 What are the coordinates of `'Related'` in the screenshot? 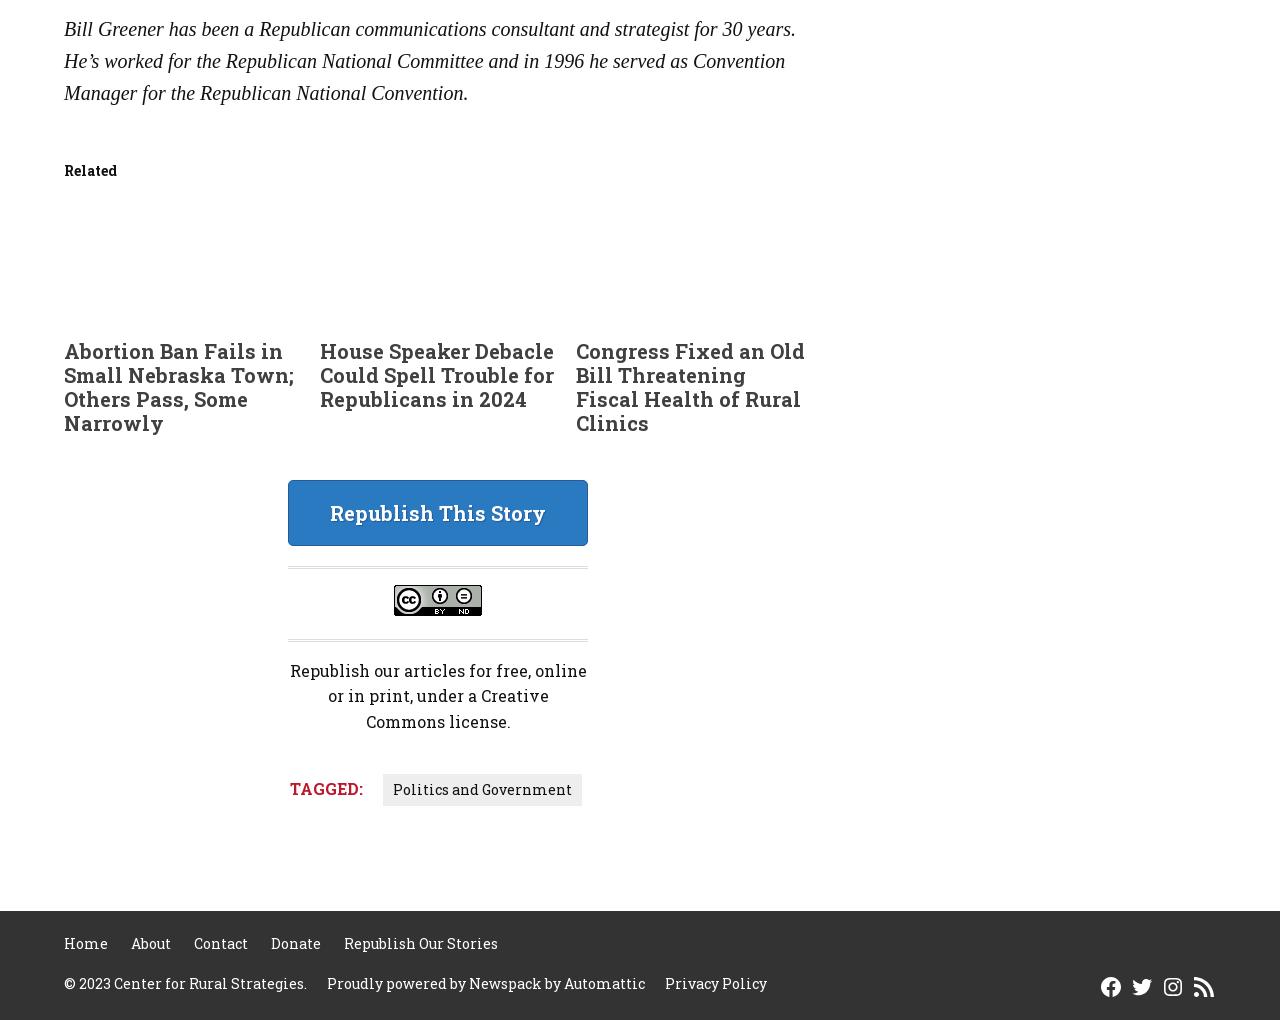 It's located at (89, 170).